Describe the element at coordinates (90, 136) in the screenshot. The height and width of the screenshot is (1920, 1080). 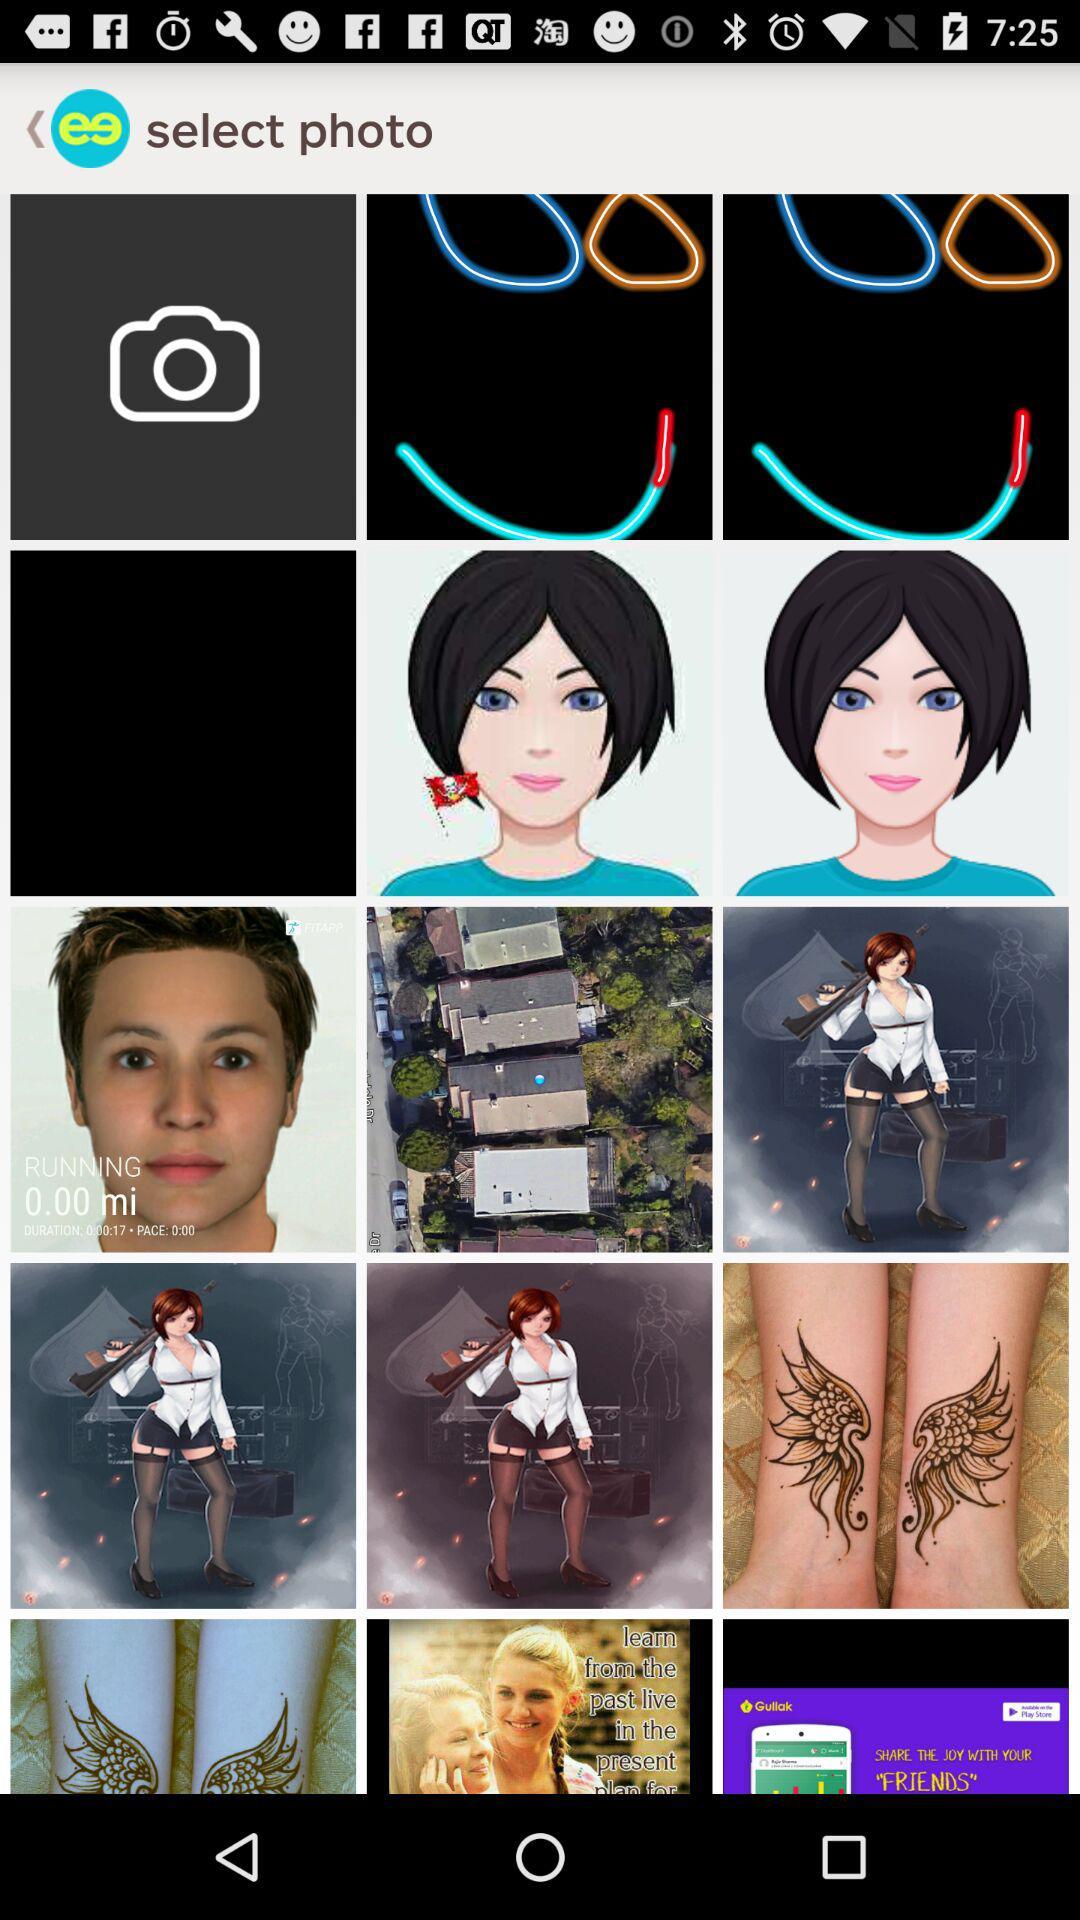
I see `the emoji icon` at that location.